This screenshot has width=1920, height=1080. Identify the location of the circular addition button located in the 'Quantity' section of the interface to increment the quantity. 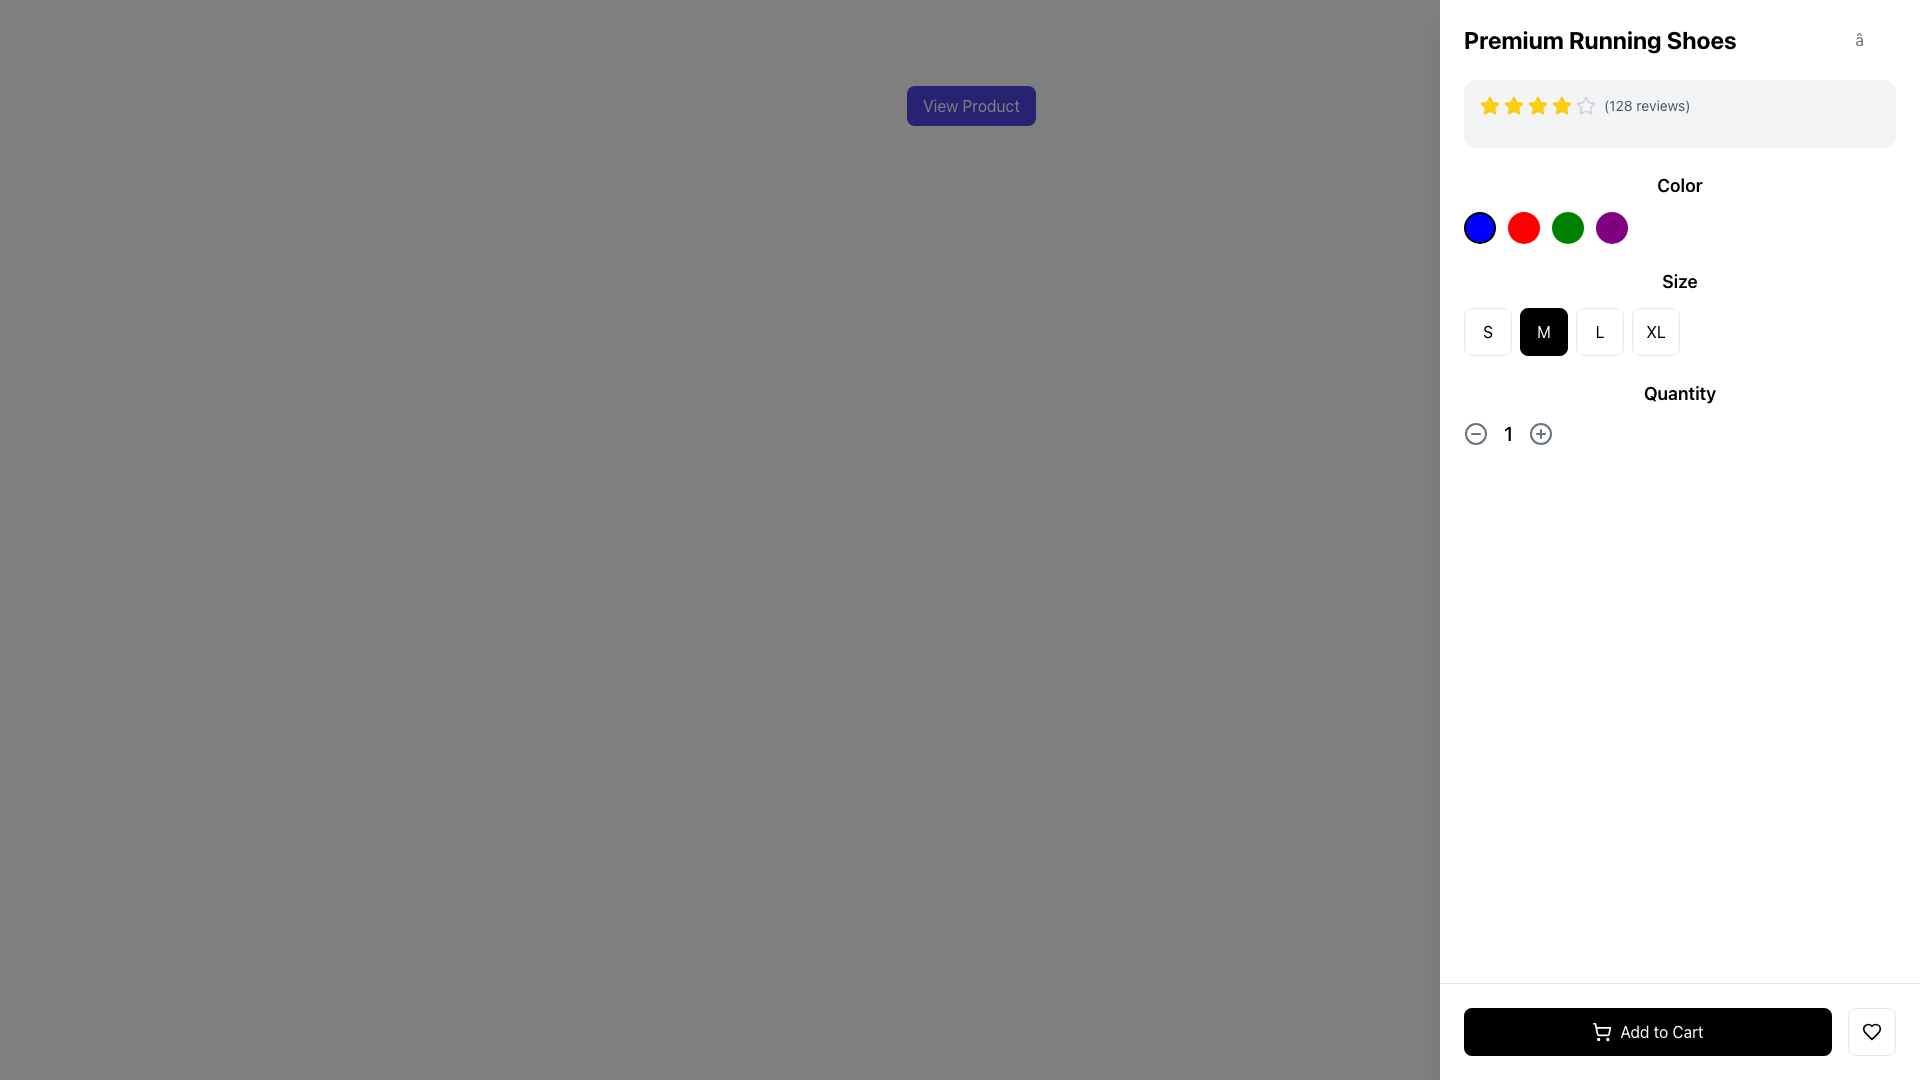
(1539, 433).